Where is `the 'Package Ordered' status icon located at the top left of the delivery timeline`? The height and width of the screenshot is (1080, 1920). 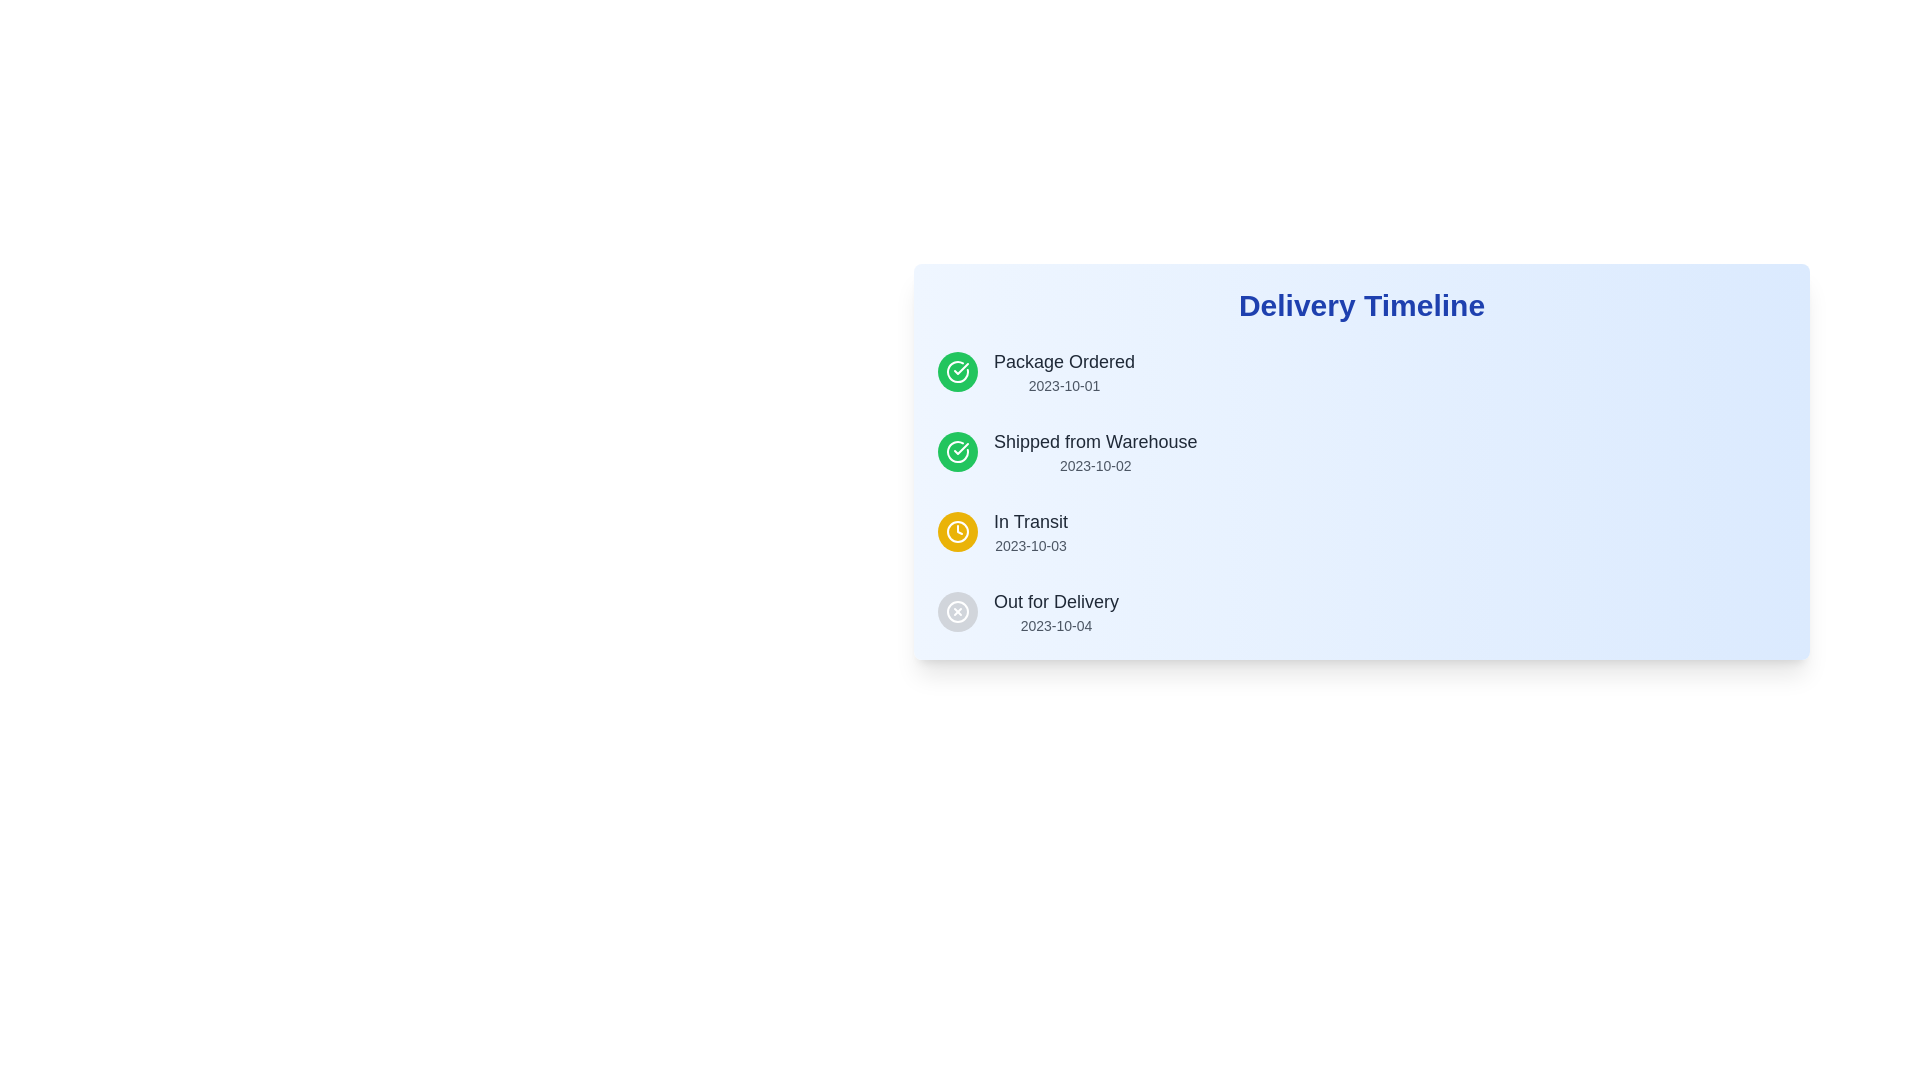 the 'Package Ordered' status icon located at the top left of the delivery timeline is located at coordinates (957, 371).